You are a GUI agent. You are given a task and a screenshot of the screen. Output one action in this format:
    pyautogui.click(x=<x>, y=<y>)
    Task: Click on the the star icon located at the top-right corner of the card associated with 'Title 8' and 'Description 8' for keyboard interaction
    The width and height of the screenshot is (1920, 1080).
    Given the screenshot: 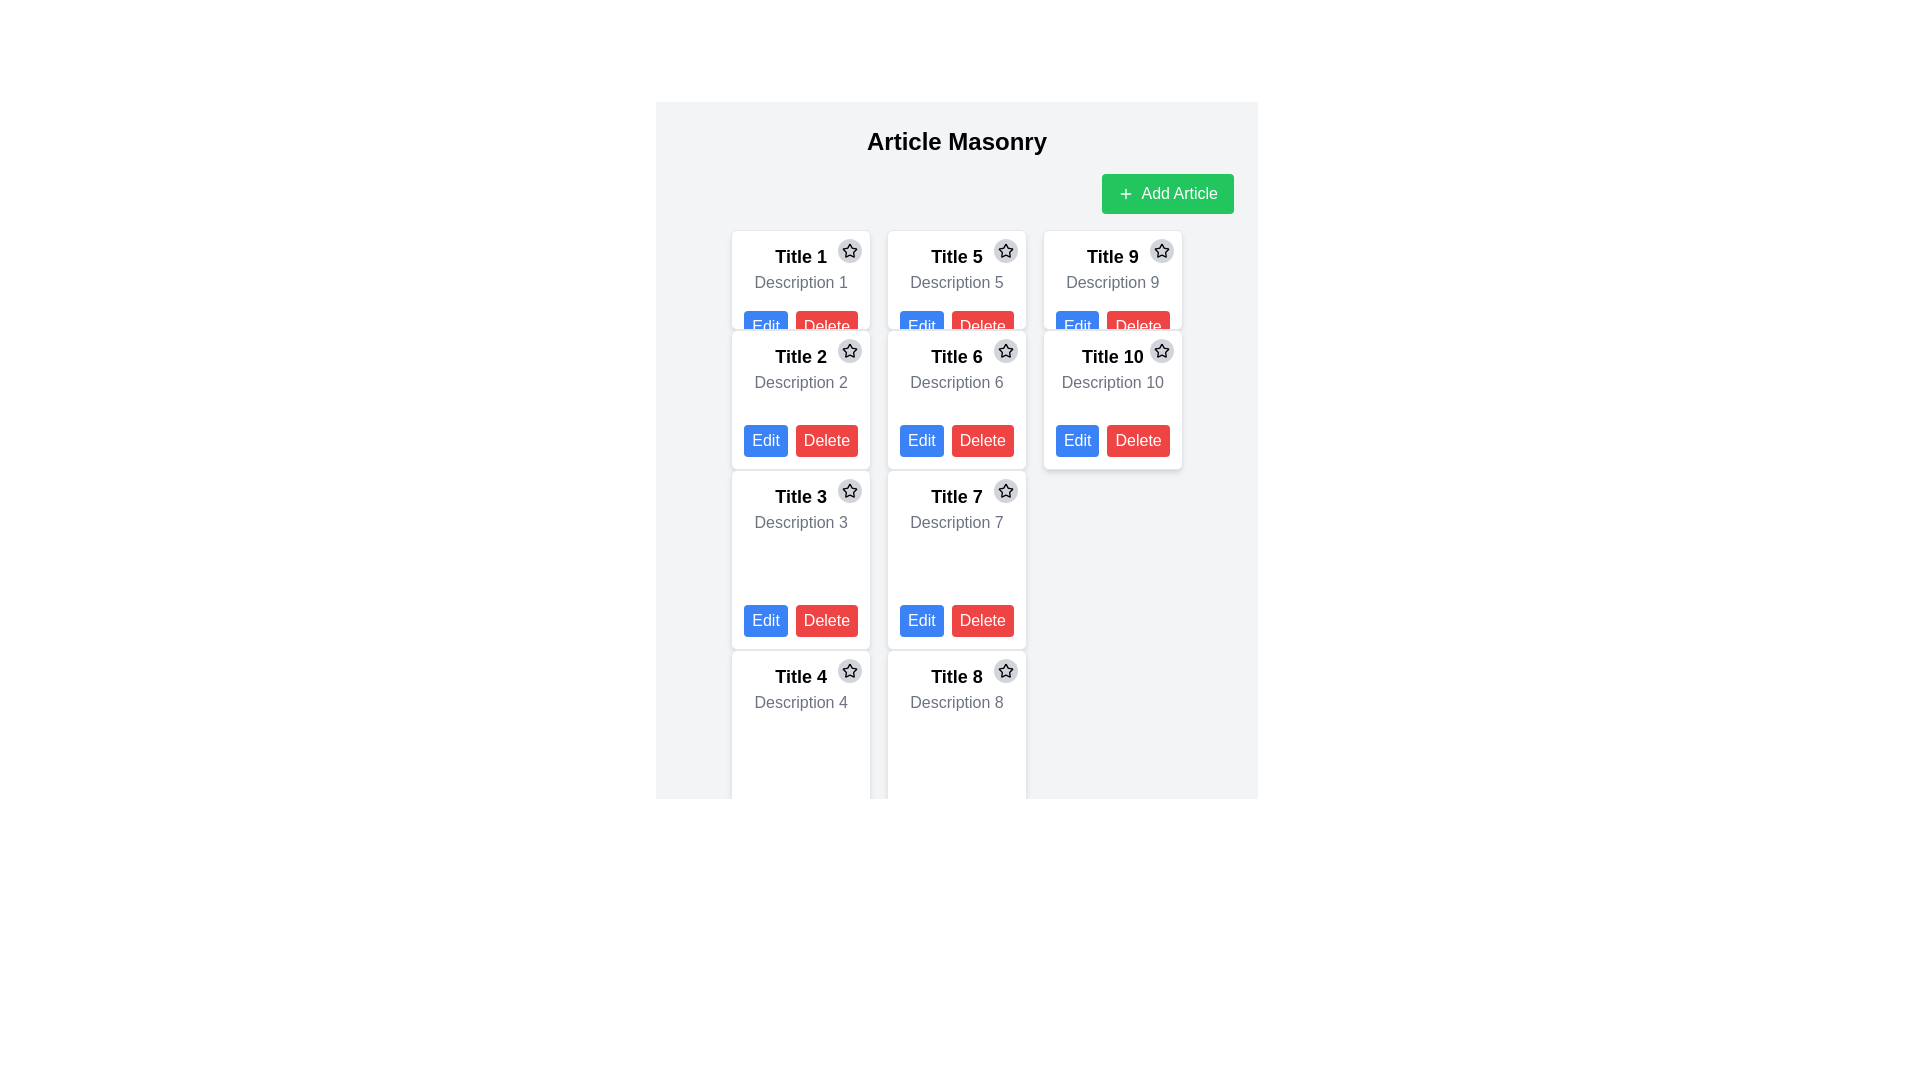 What is the action you would take?
    pyautogui.click(x=1005, y=671)
    